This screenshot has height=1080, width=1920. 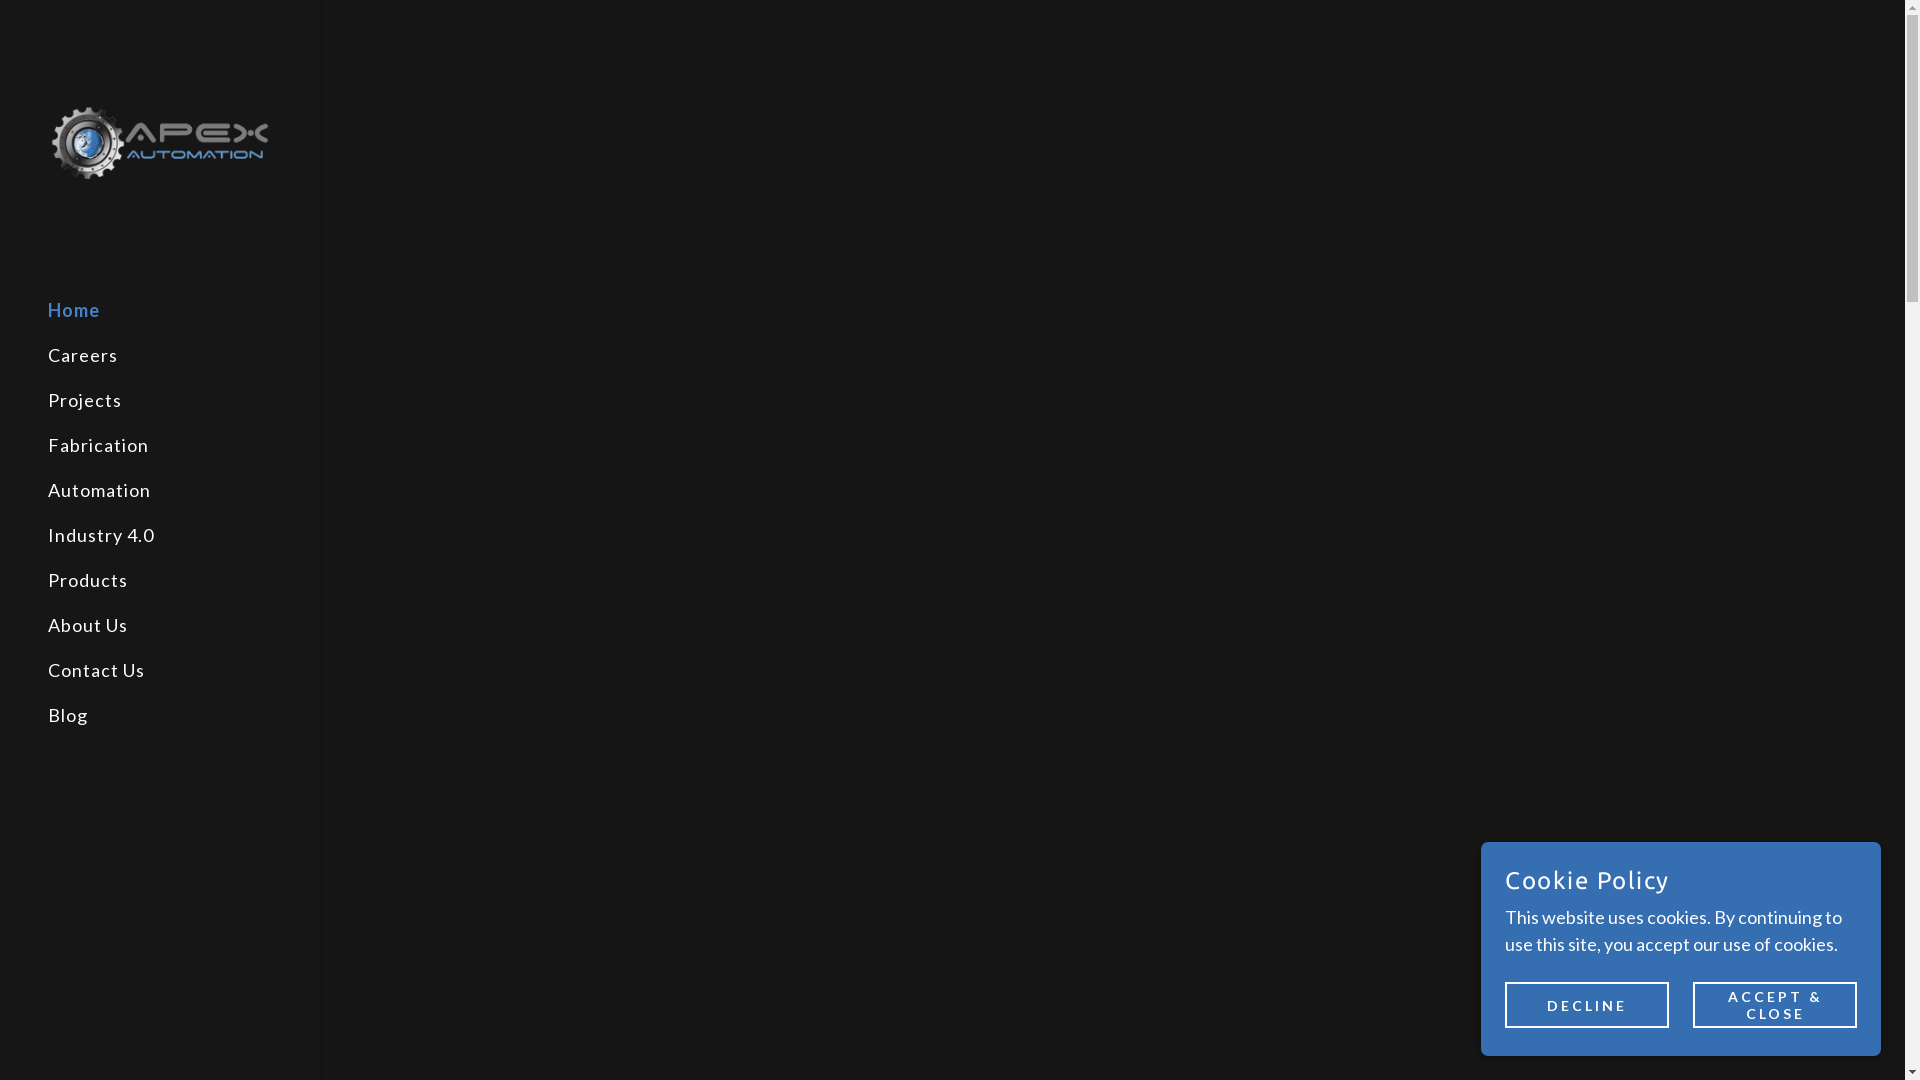 I want to click on 'Home', so click(x=73, y=309).